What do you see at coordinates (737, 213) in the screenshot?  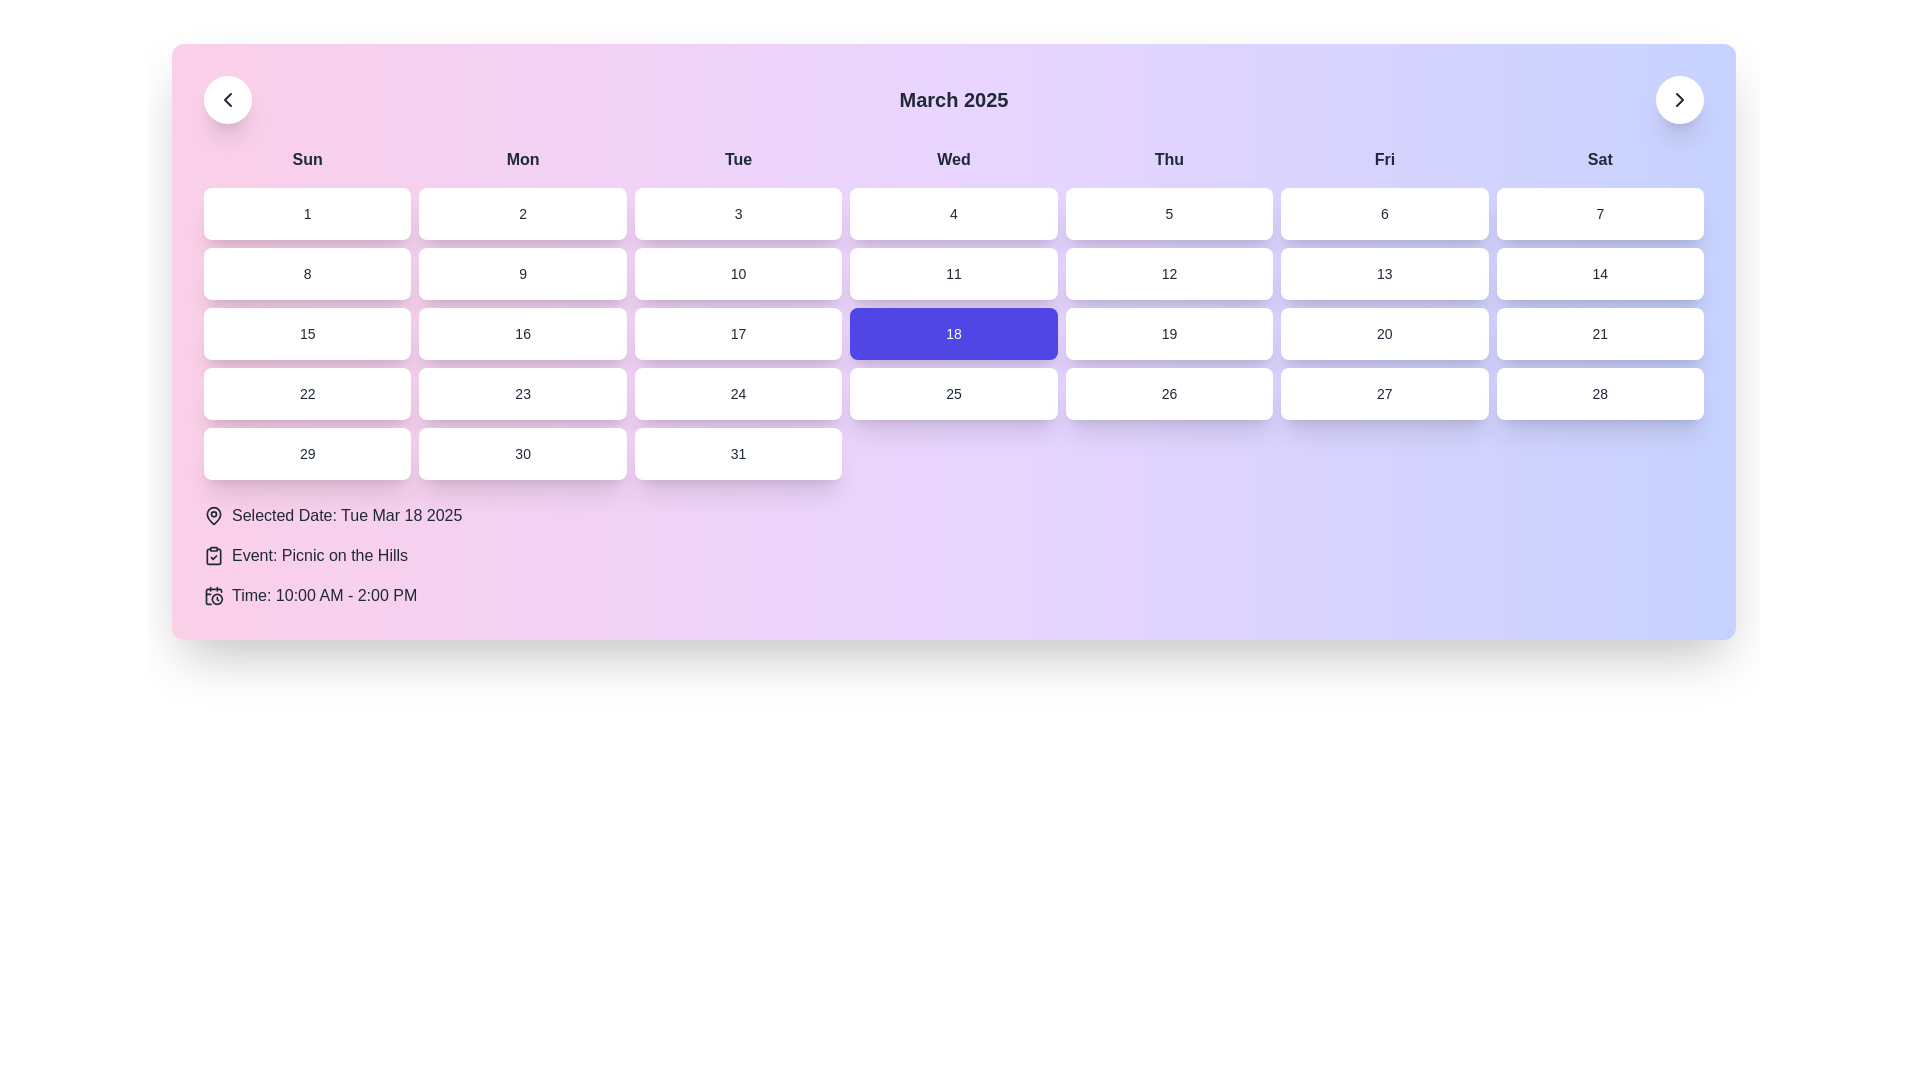 I see `the clickable button displaying the number '3' located in the calendar grid under the header 'Tue'` at bounding box center [737, 213].